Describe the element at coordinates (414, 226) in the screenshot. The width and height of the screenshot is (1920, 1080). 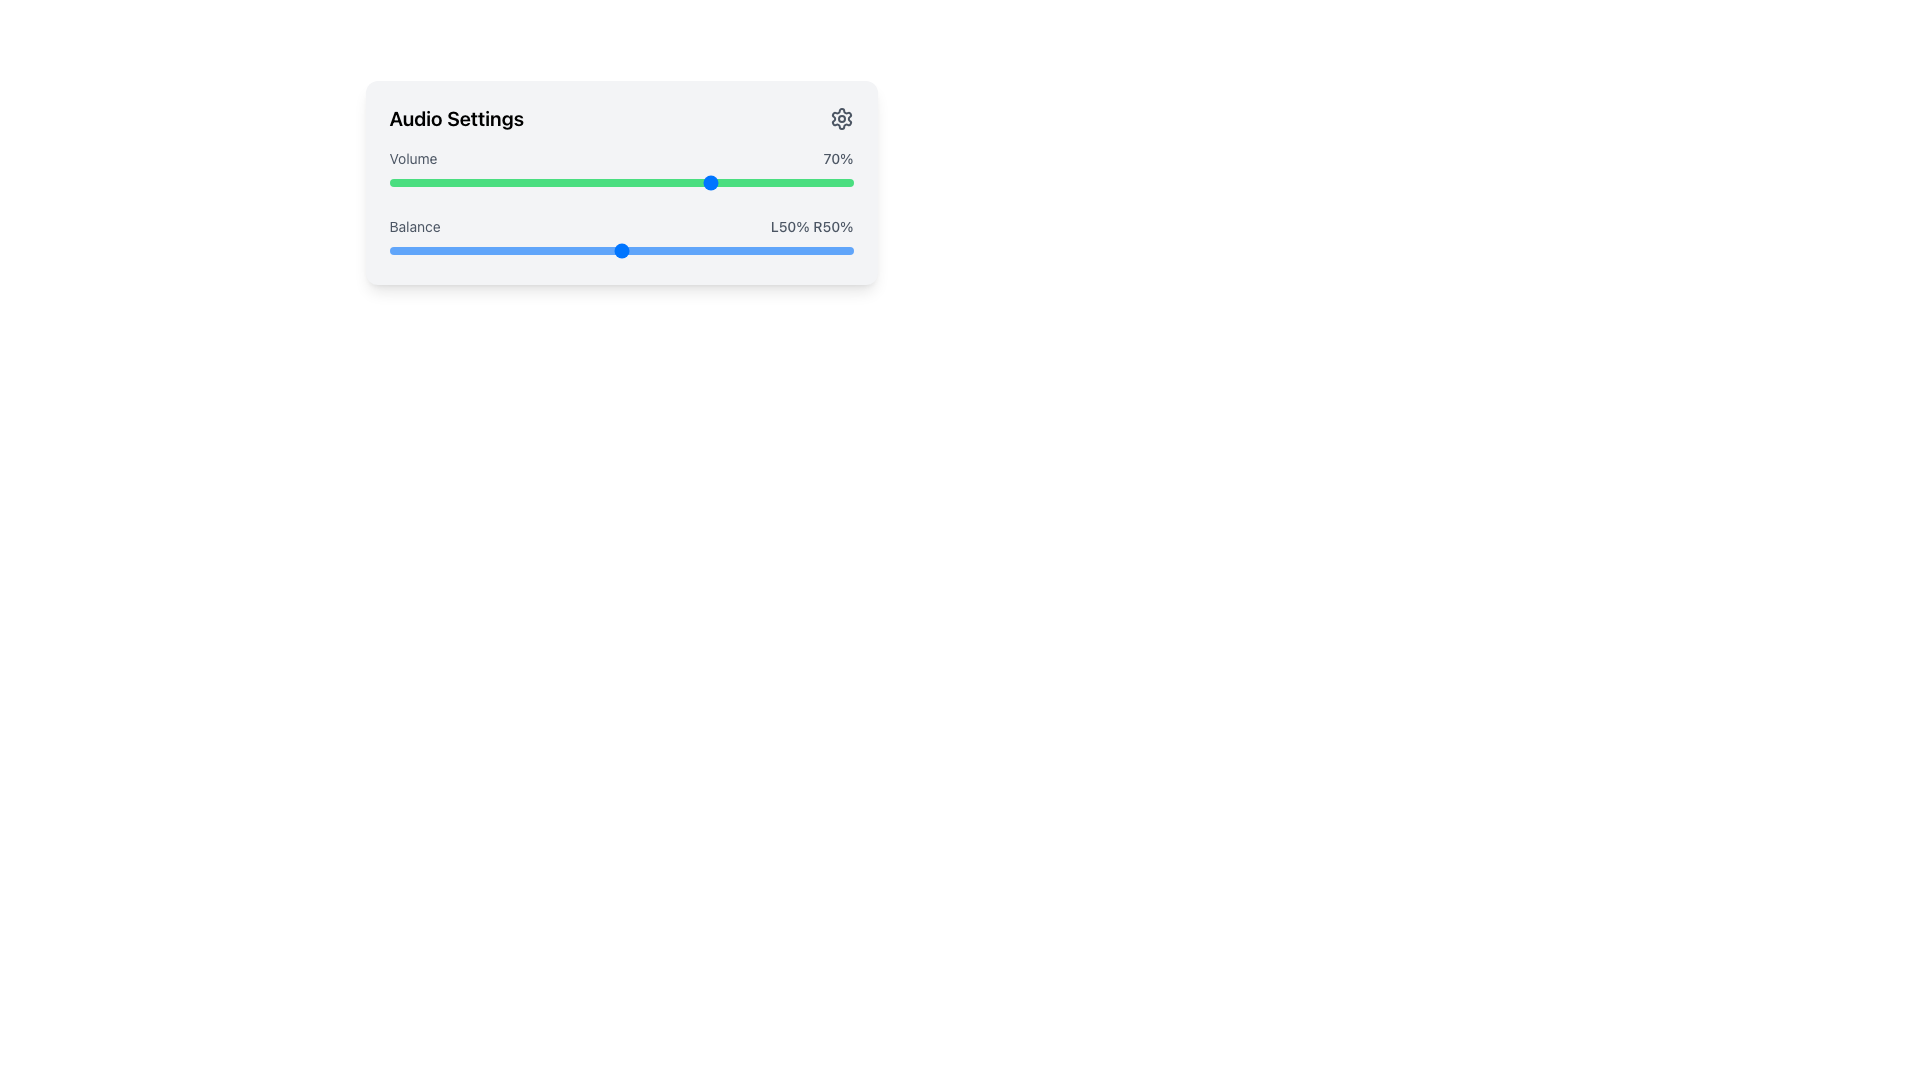
I see `the 'Balance' label text, which is displayed in light gray color and is positioned to the left of the slider bar labeled 'L50% R50%'` at that location.